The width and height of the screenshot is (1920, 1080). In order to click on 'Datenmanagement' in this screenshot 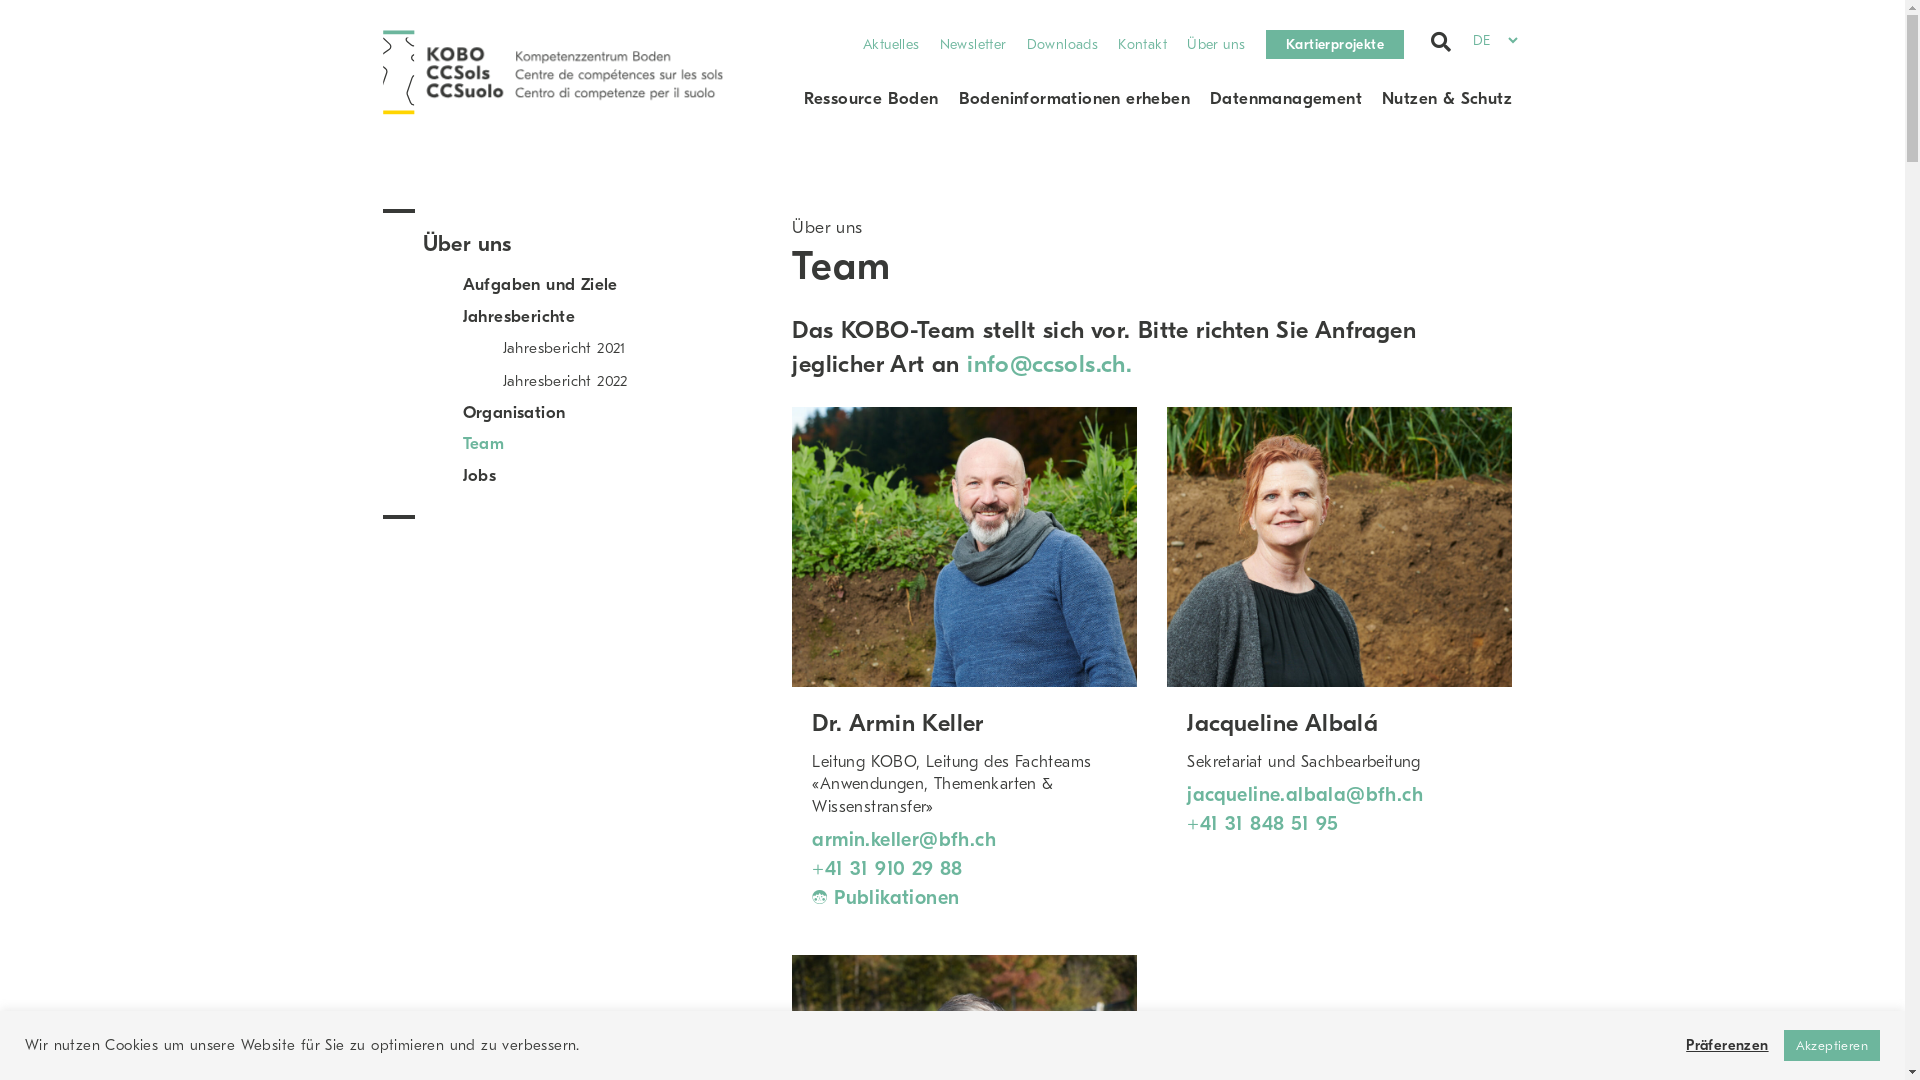, I will do `click(1286, 99)`.